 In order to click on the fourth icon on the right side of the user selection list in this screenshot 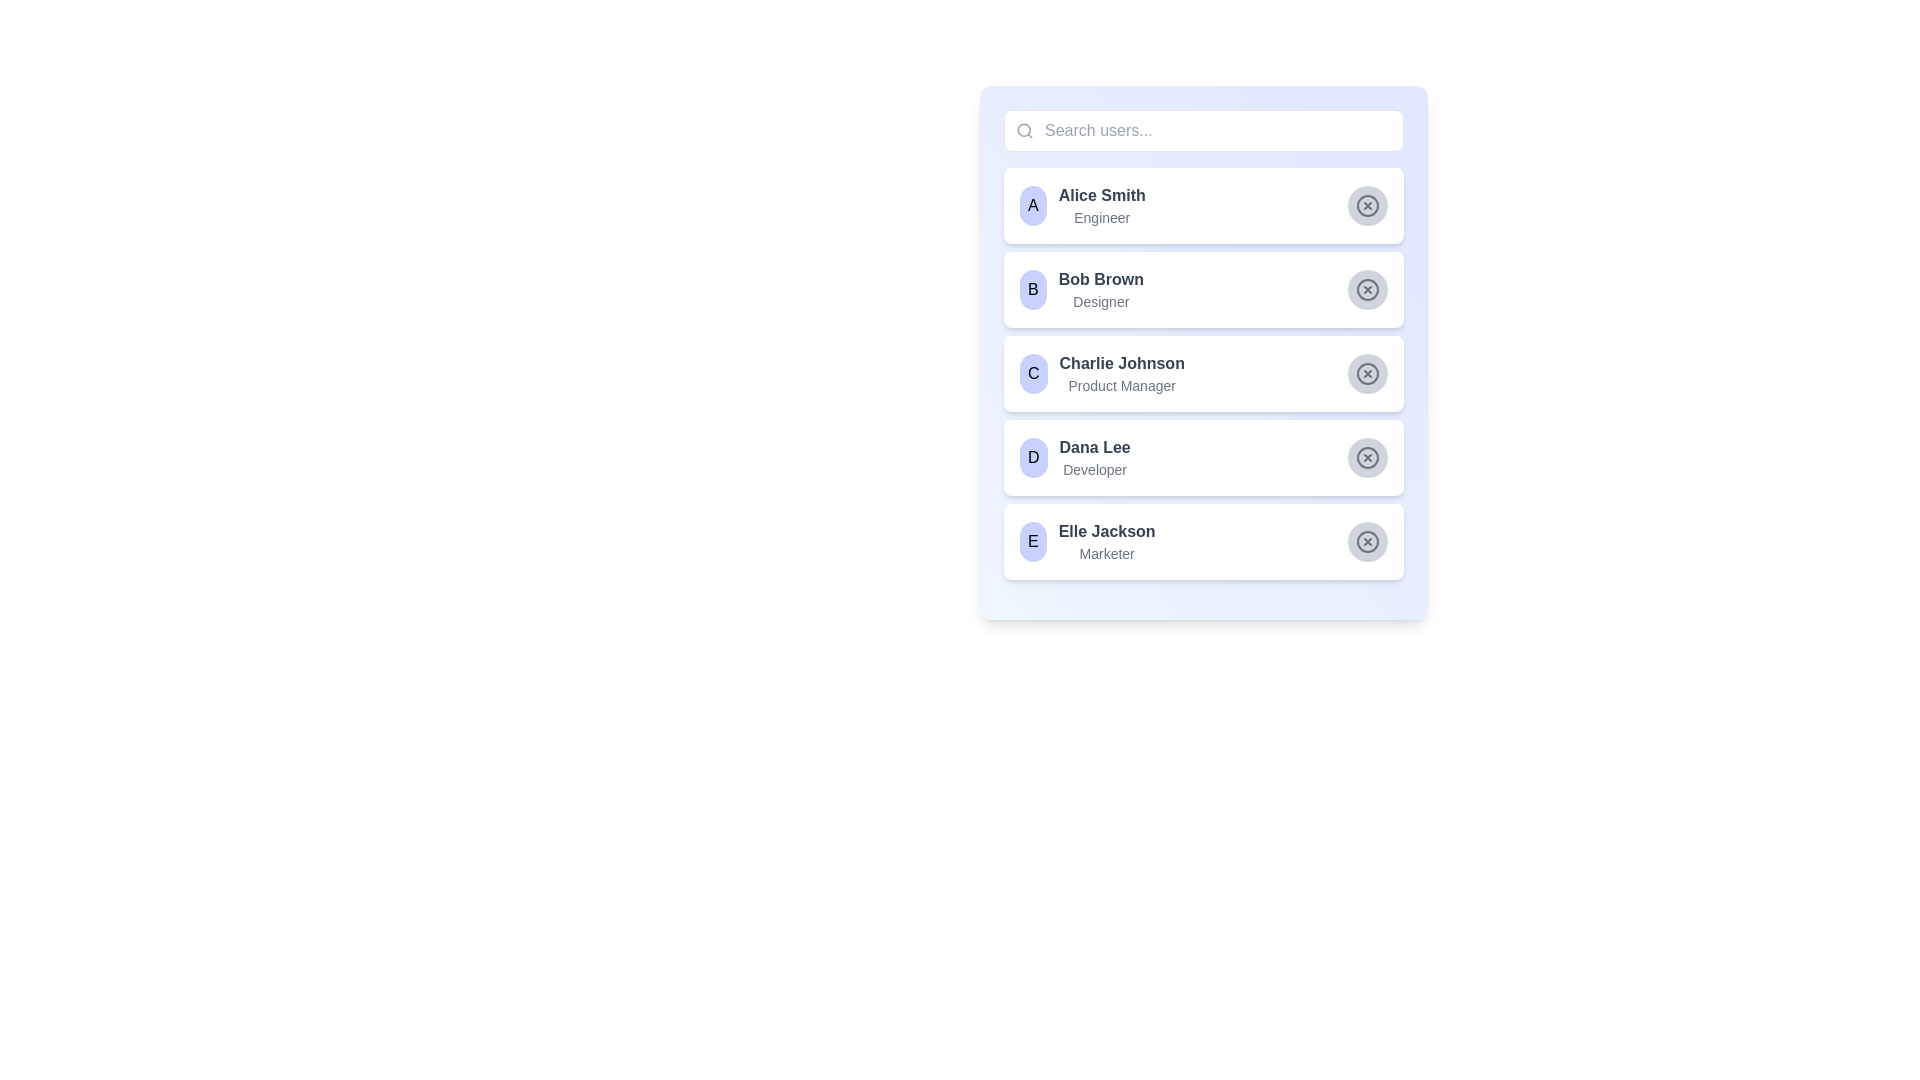, I will do `click(1367, 458)`.